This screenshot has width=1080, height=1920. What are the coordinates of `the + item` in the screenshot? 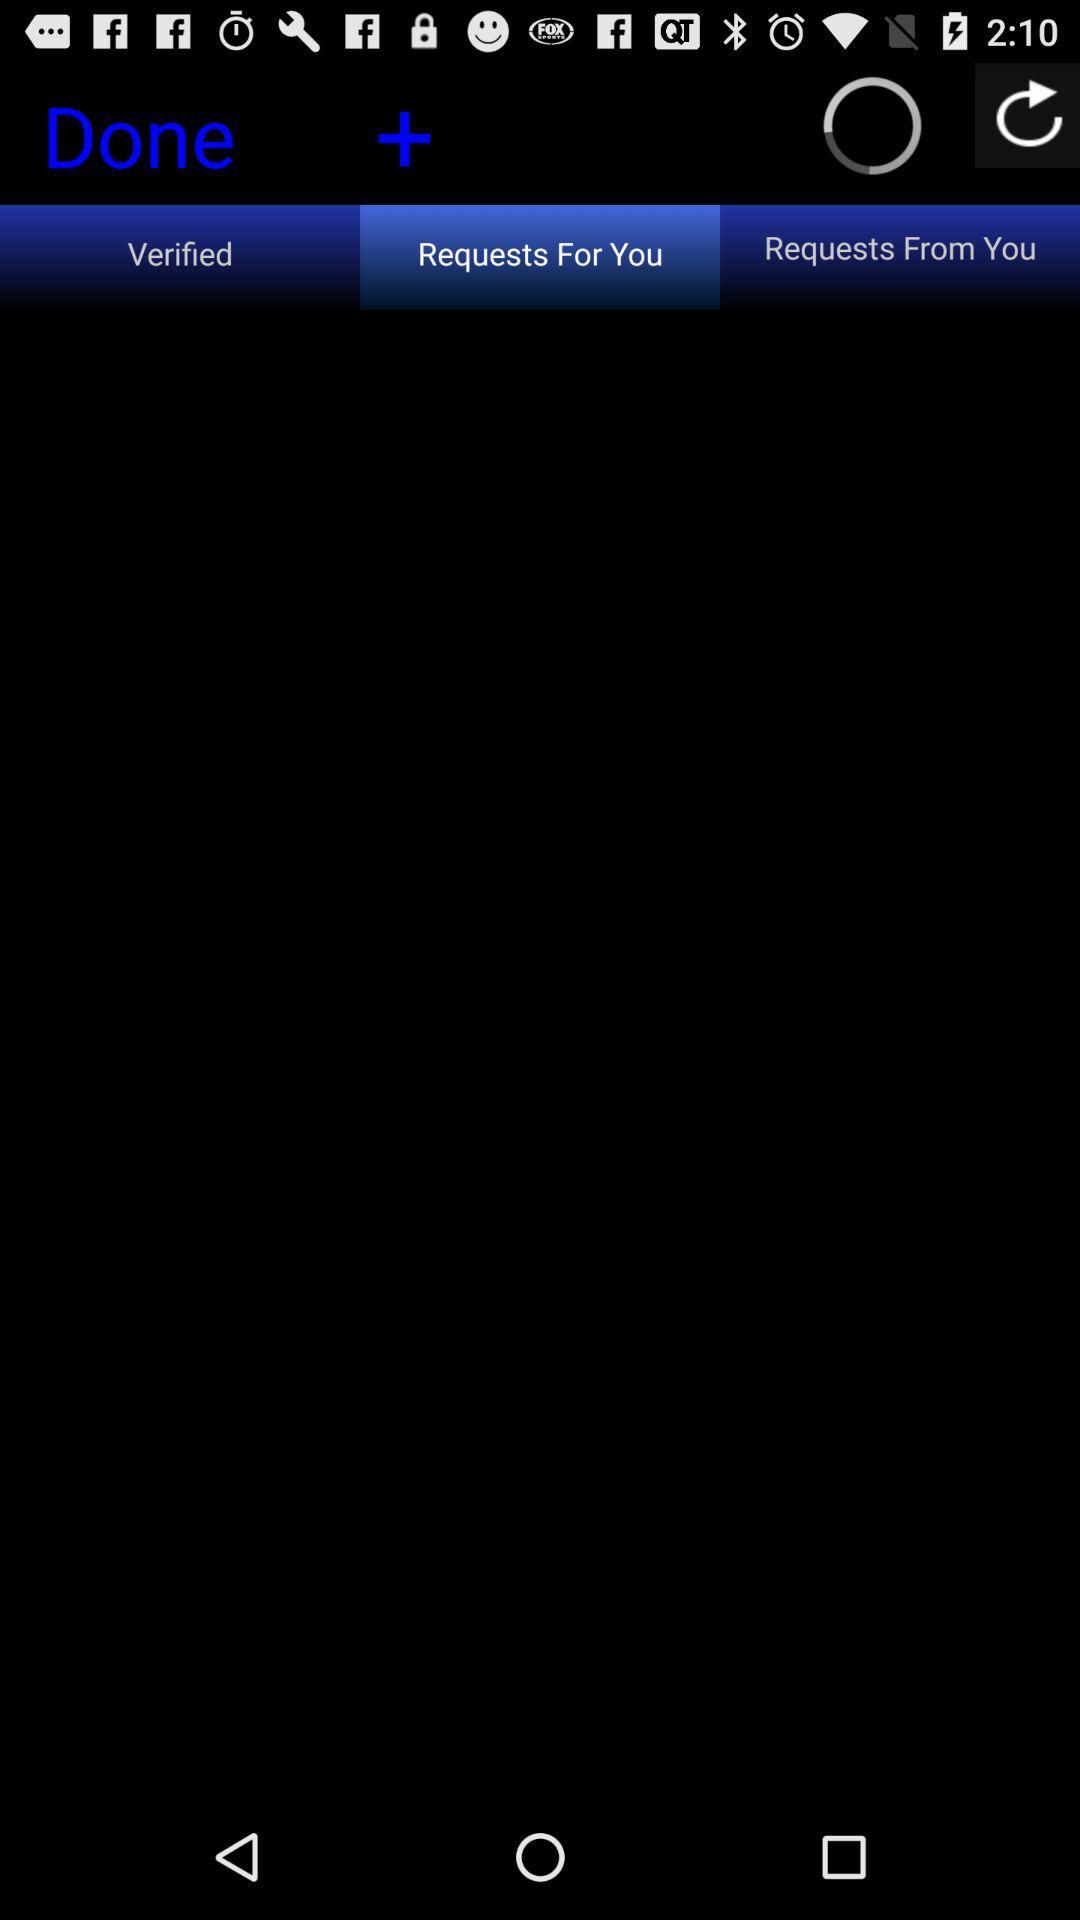 It's located at (404, 131).